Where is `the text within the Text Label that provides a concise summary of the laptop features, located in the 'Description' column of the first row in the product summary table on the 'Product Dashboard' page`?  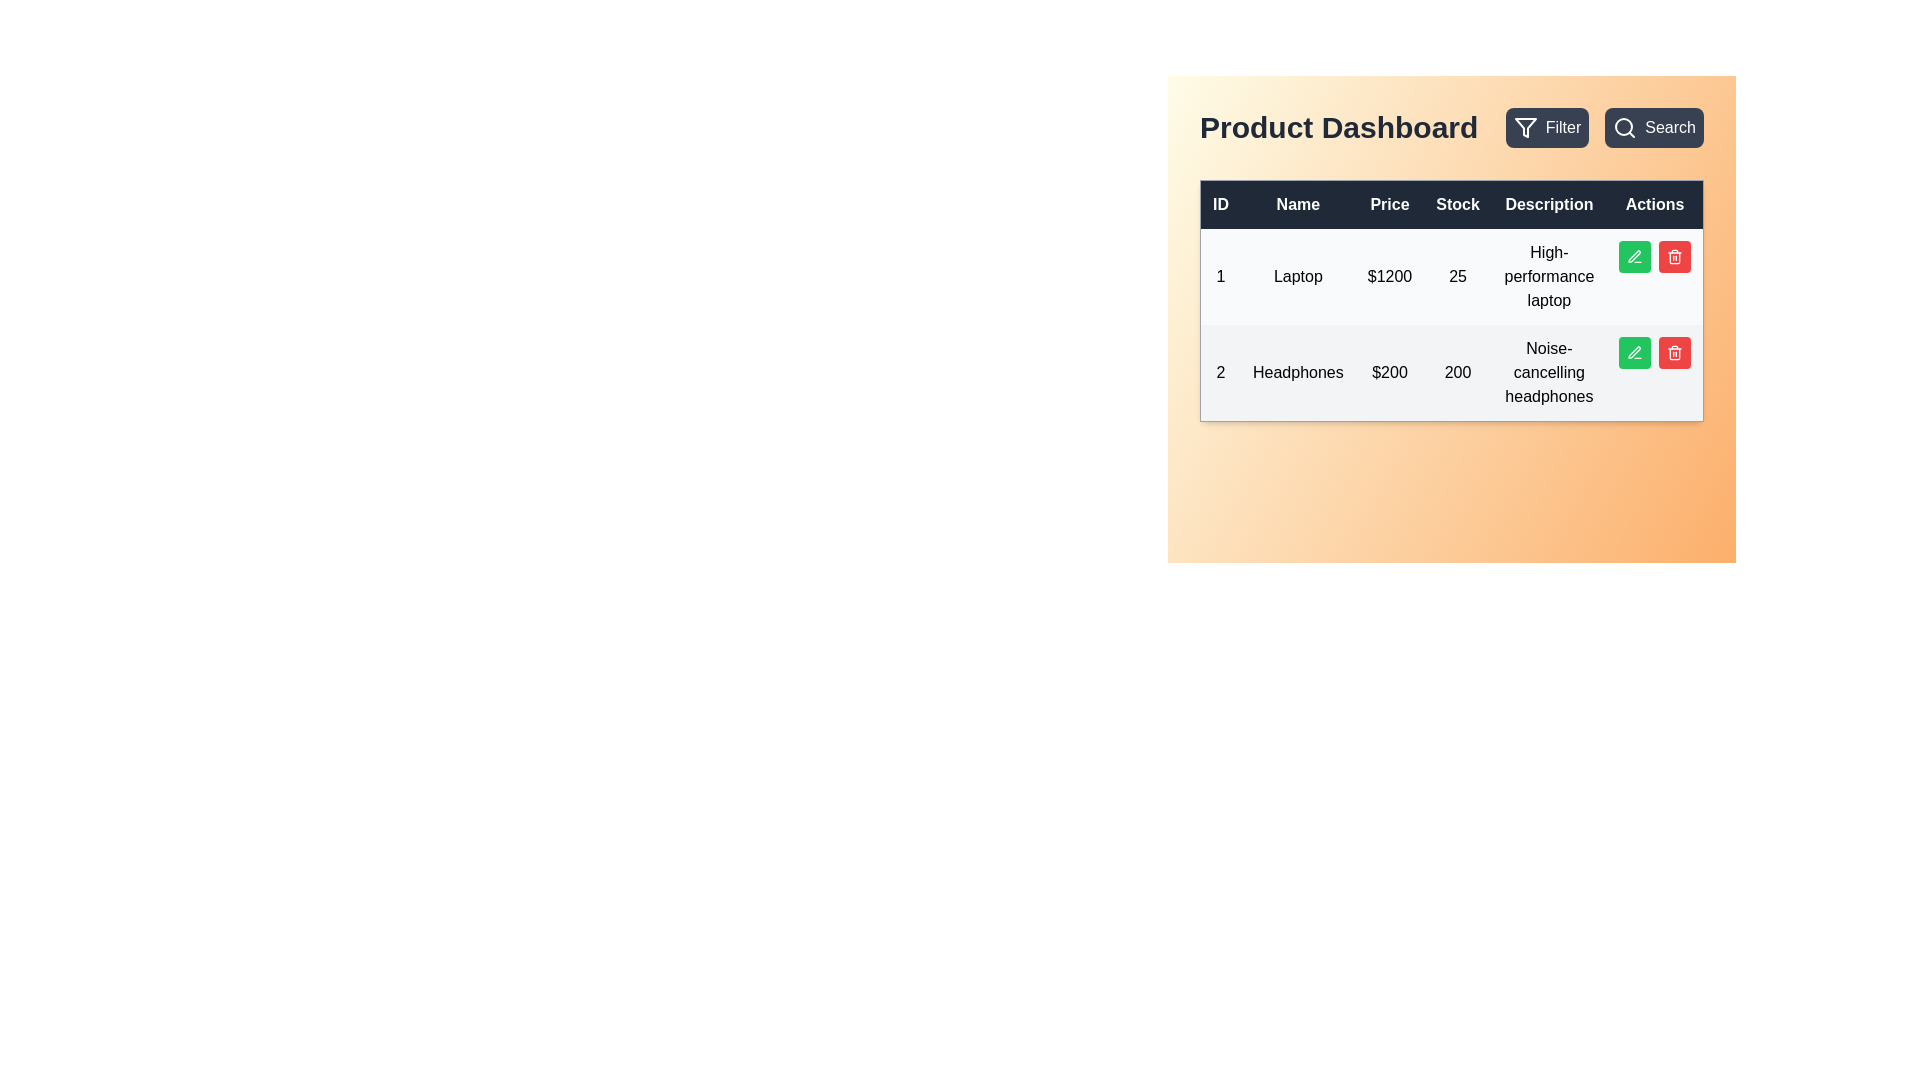 the text within the Text Label that provides a concise summary of the laptop features, located in the 'Description' column of the first row in the product summary table on the 'Product Dashboard' page is located at coordinates (1548, 277).